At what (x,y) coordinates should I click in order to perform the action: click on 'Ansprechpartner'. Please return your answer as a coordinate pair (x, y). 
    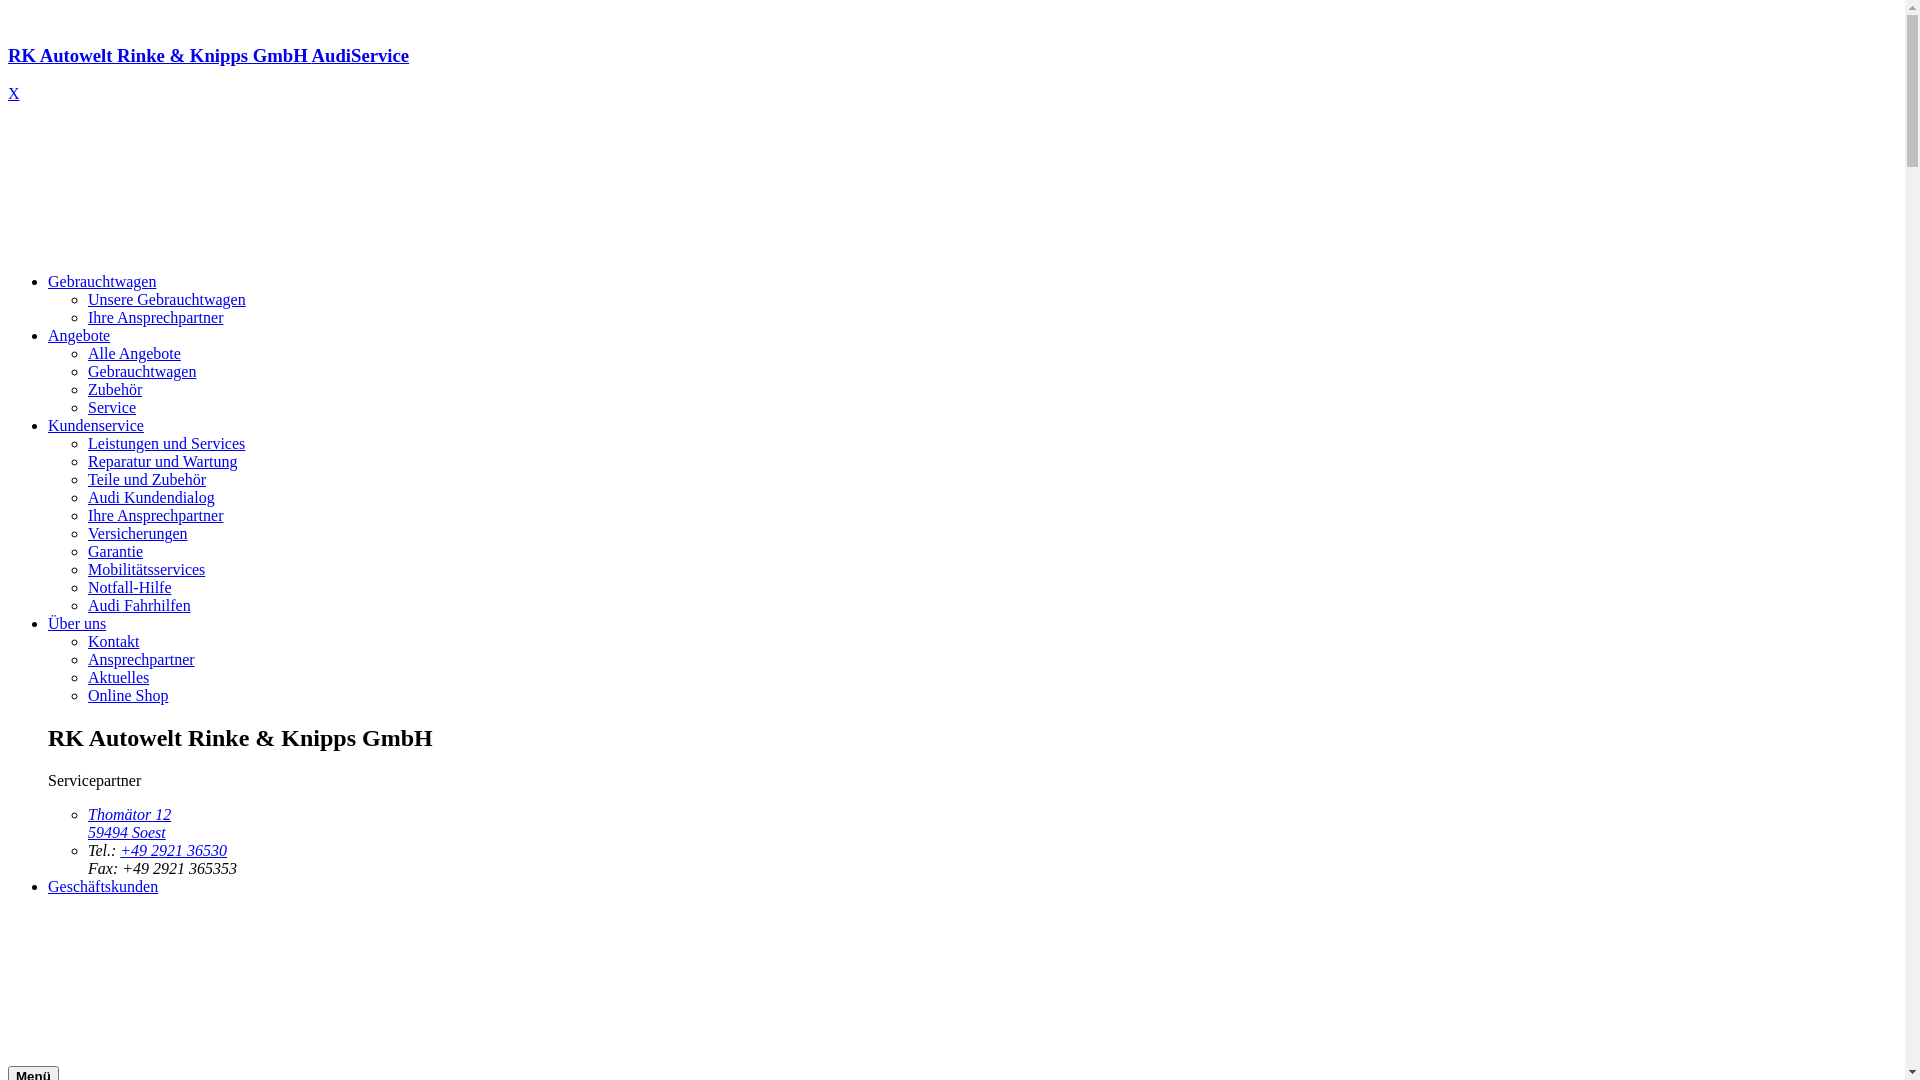
    Looking at the image, I should click on (86, 659).